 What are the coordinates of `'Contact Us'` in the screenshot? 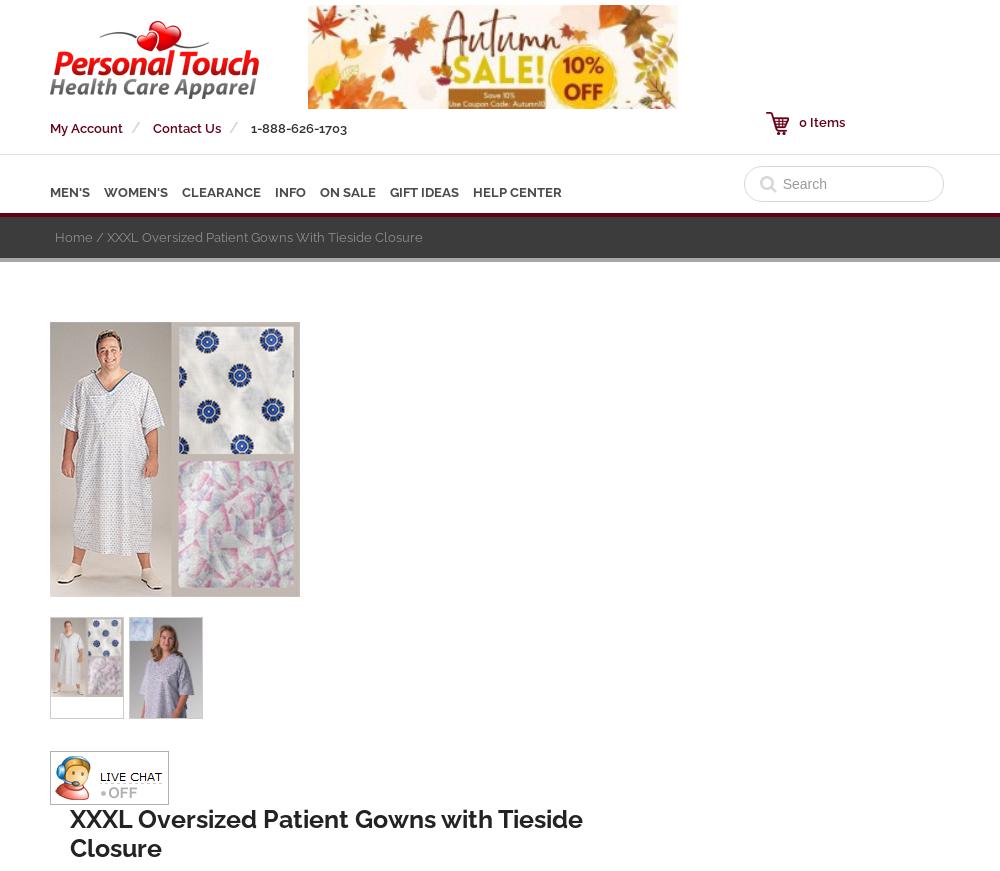 It's located at (187, 127).